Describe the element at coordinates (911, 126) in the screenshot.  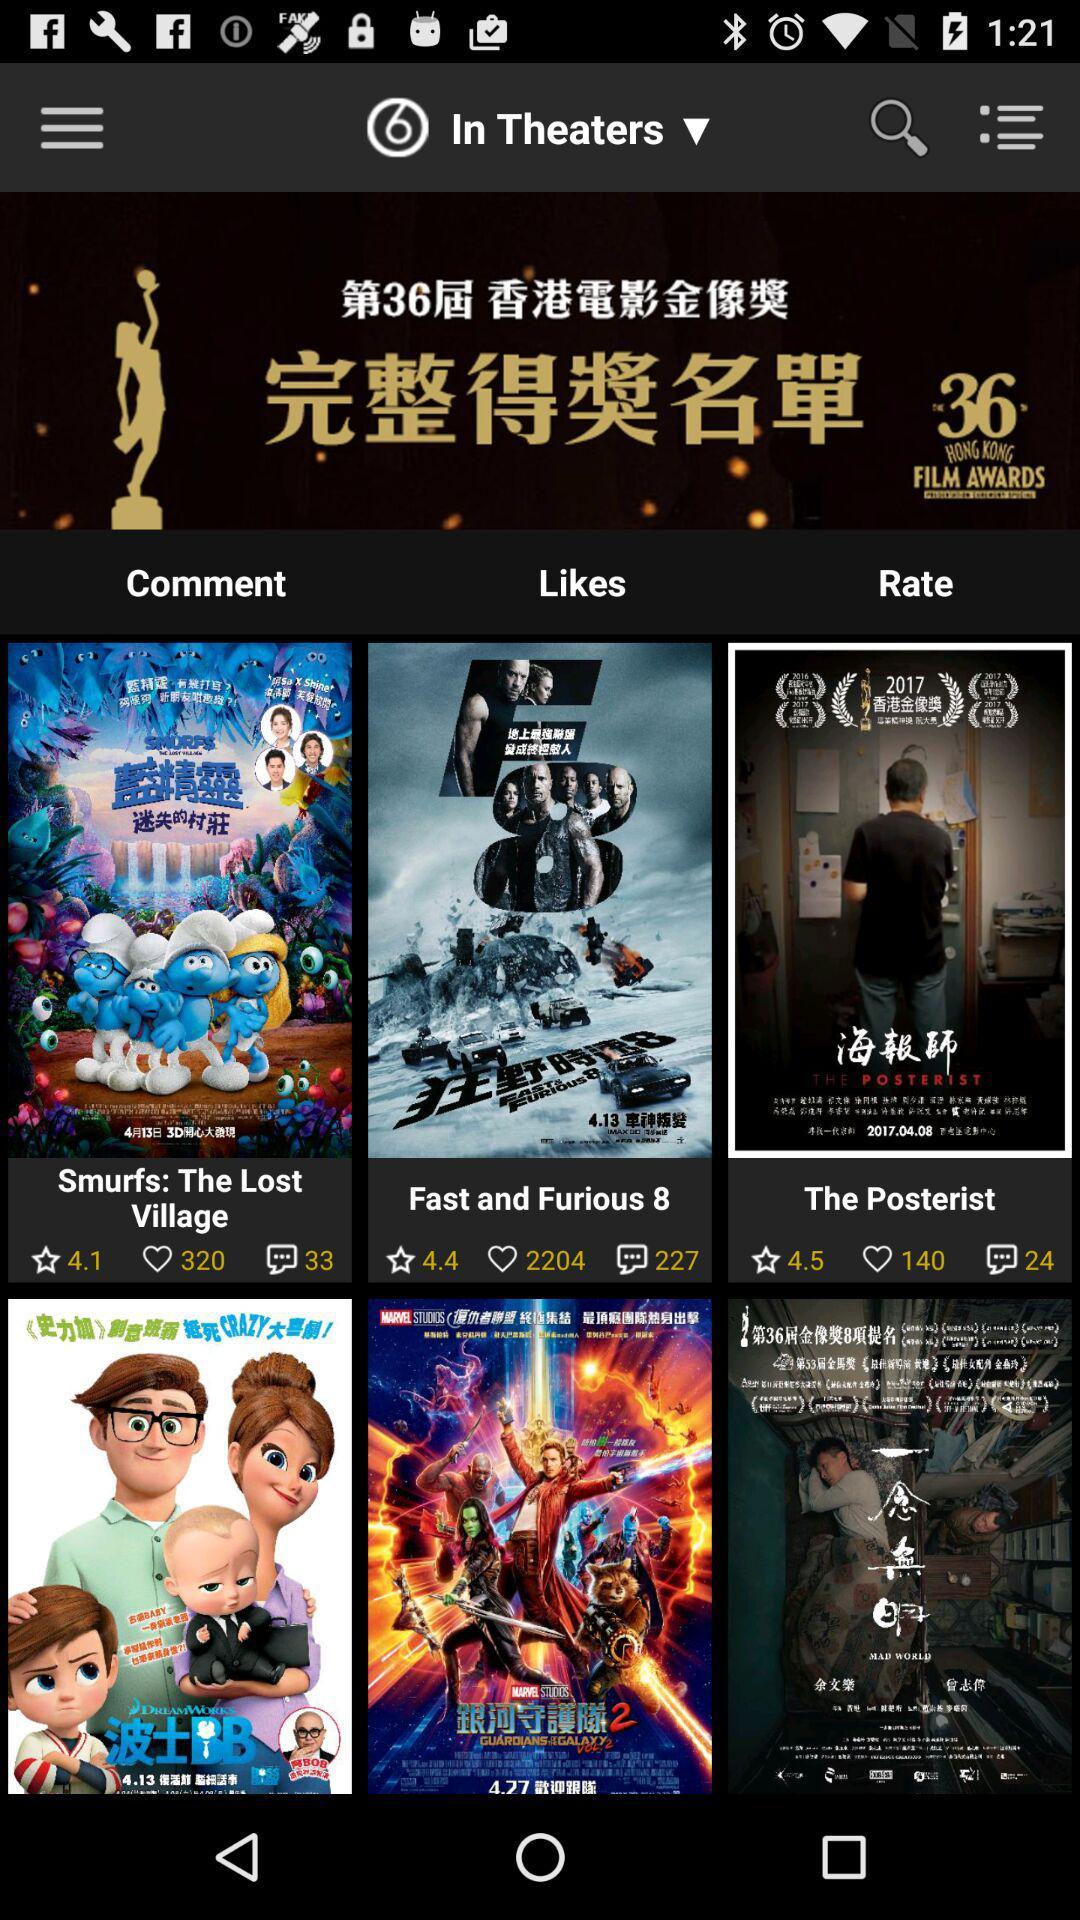
I see `search button` at that location.